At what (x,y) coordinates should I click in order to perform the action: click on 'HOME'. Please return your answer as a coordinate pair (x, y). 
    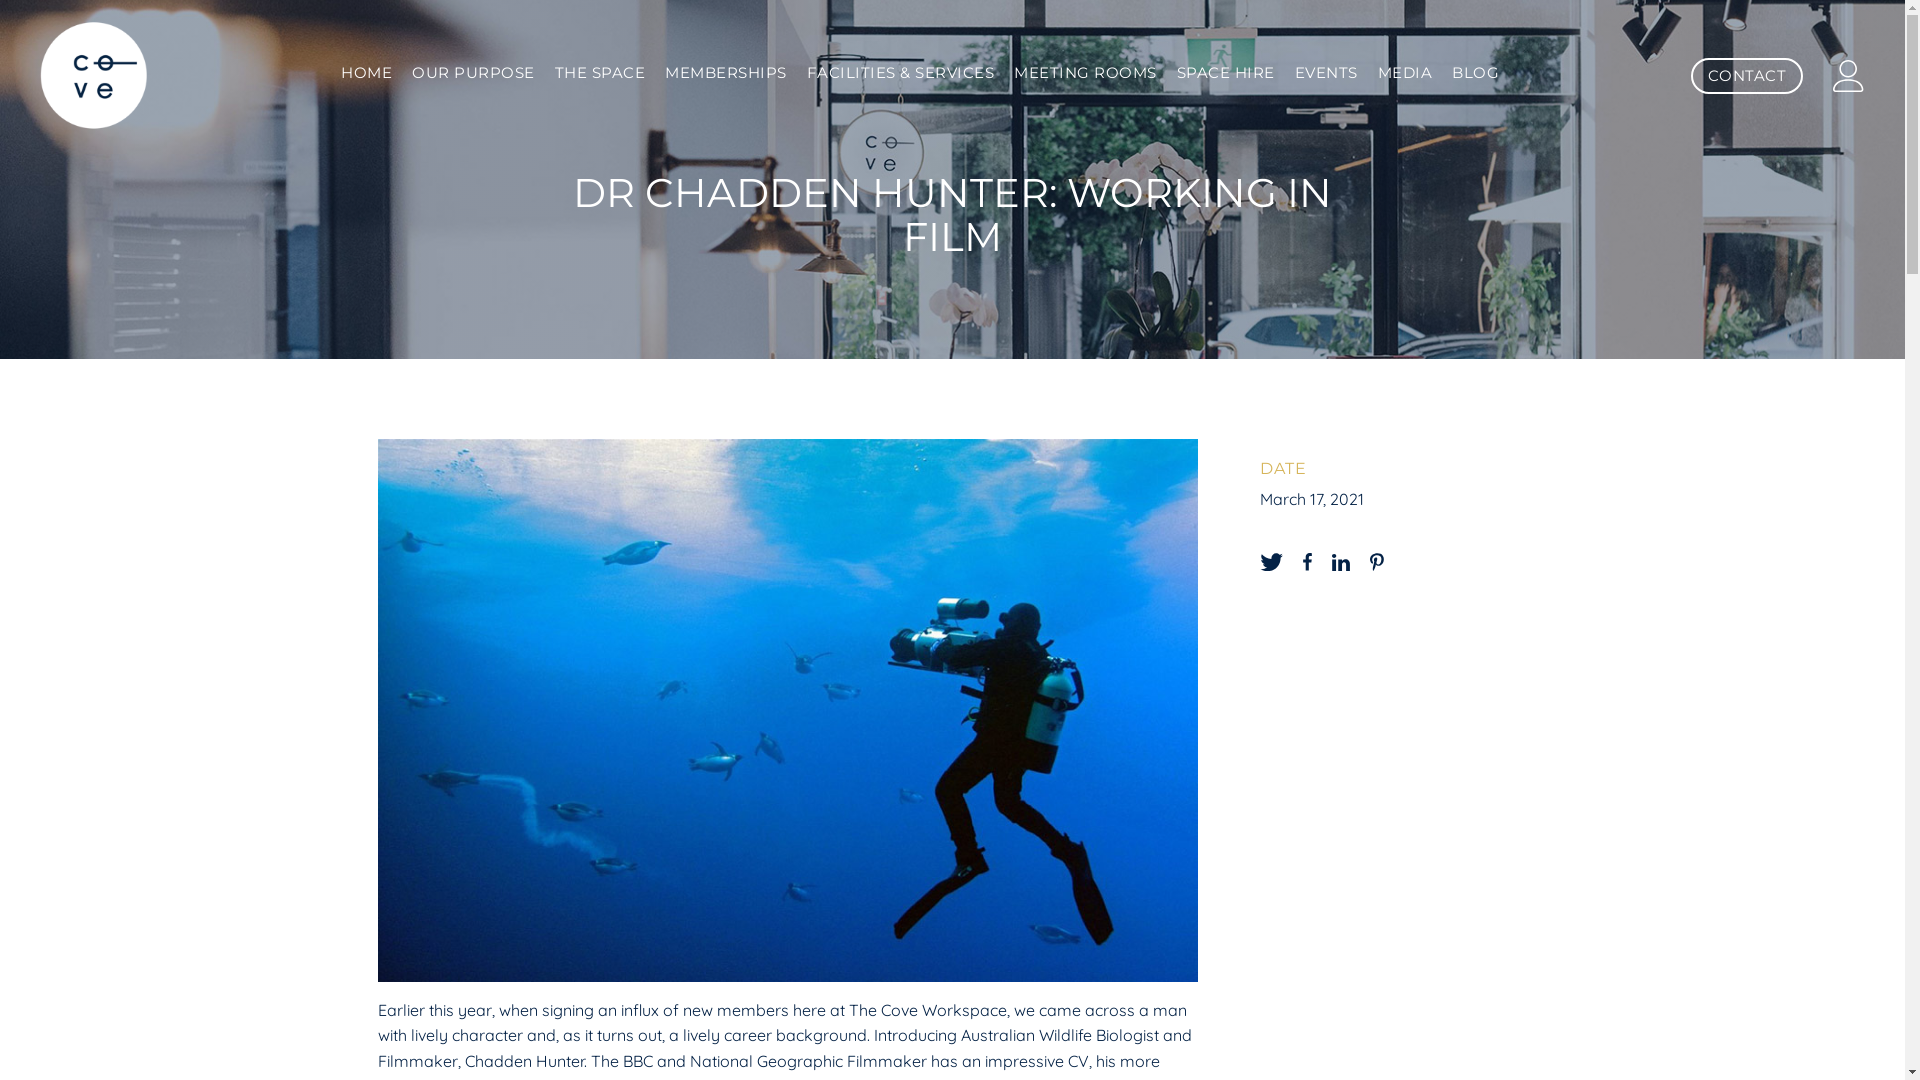
    Looking at the image, I should click on (366, 72).